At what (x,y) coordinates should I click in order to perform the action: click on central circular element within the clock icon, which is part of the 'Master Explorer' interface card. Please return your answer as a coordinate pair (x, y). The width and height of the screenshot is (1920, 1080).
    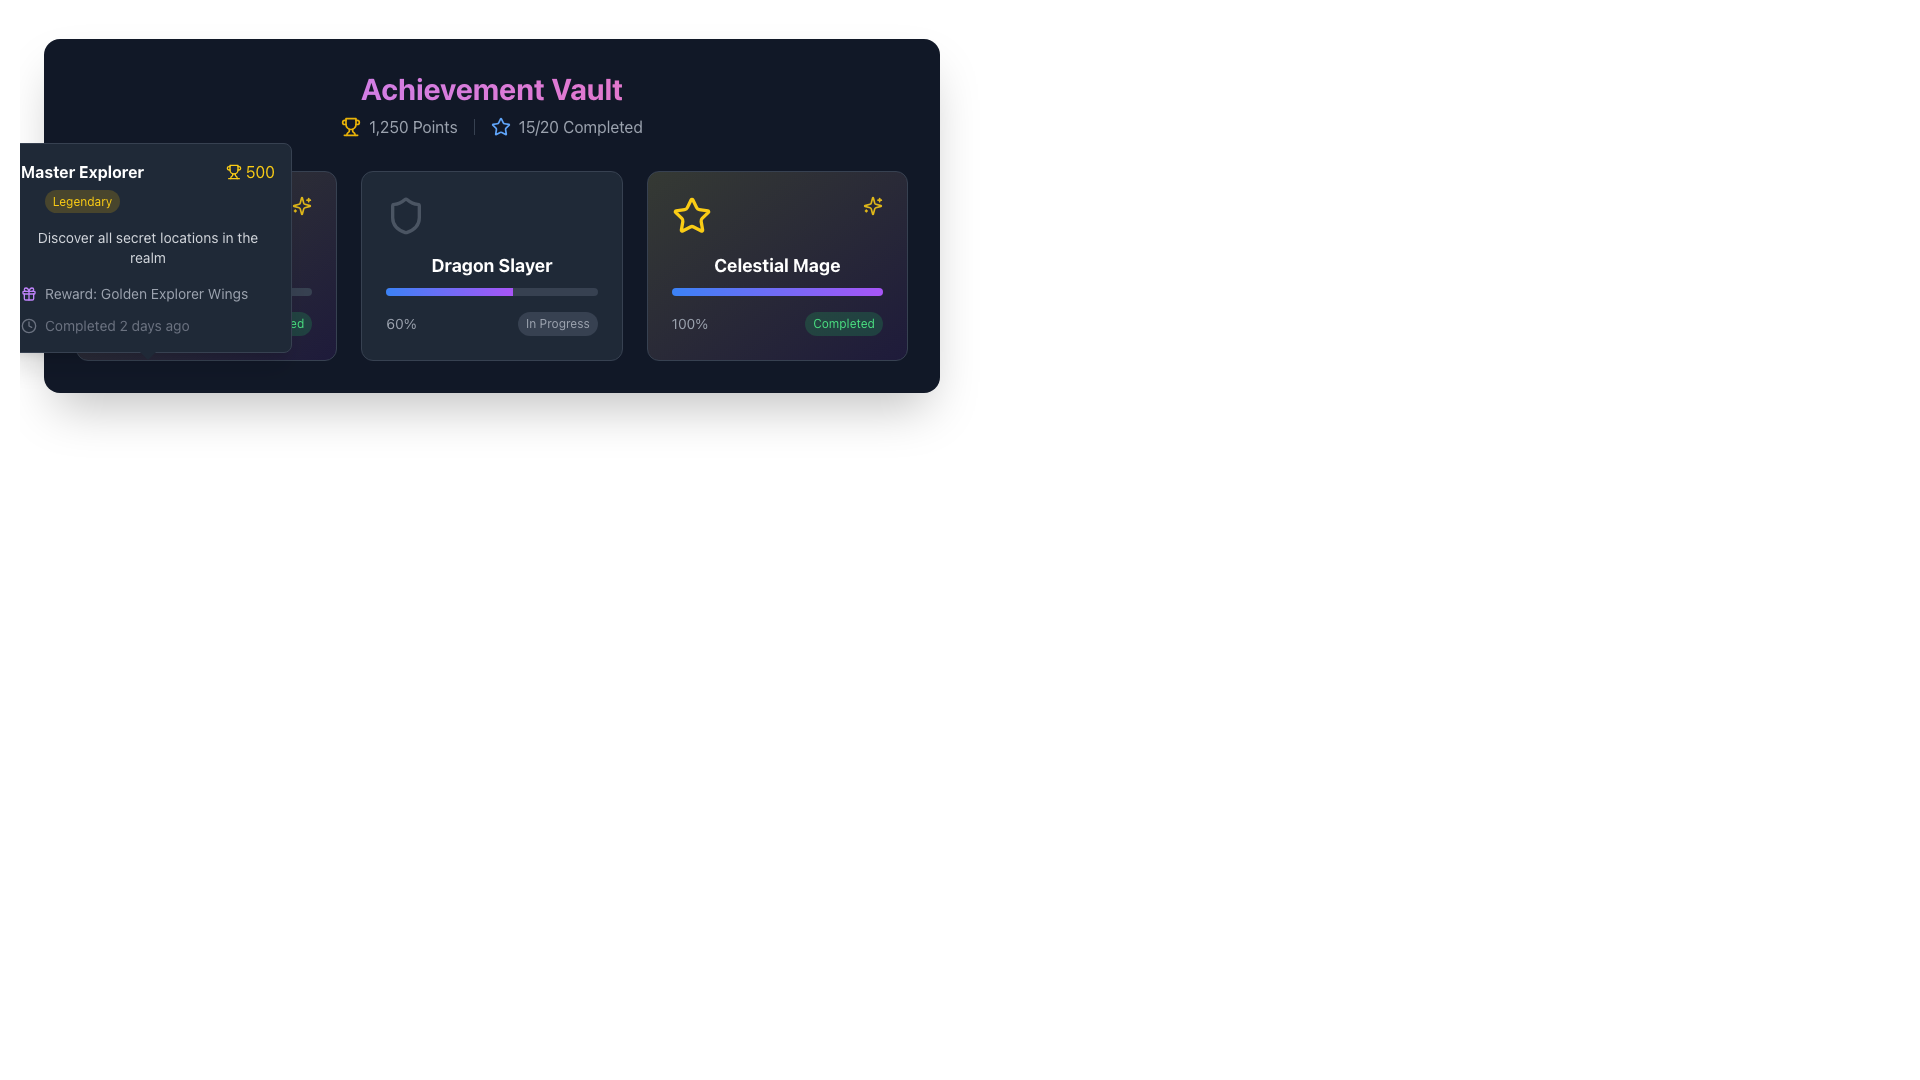
    Looking at the image, I should click on (28, 325).